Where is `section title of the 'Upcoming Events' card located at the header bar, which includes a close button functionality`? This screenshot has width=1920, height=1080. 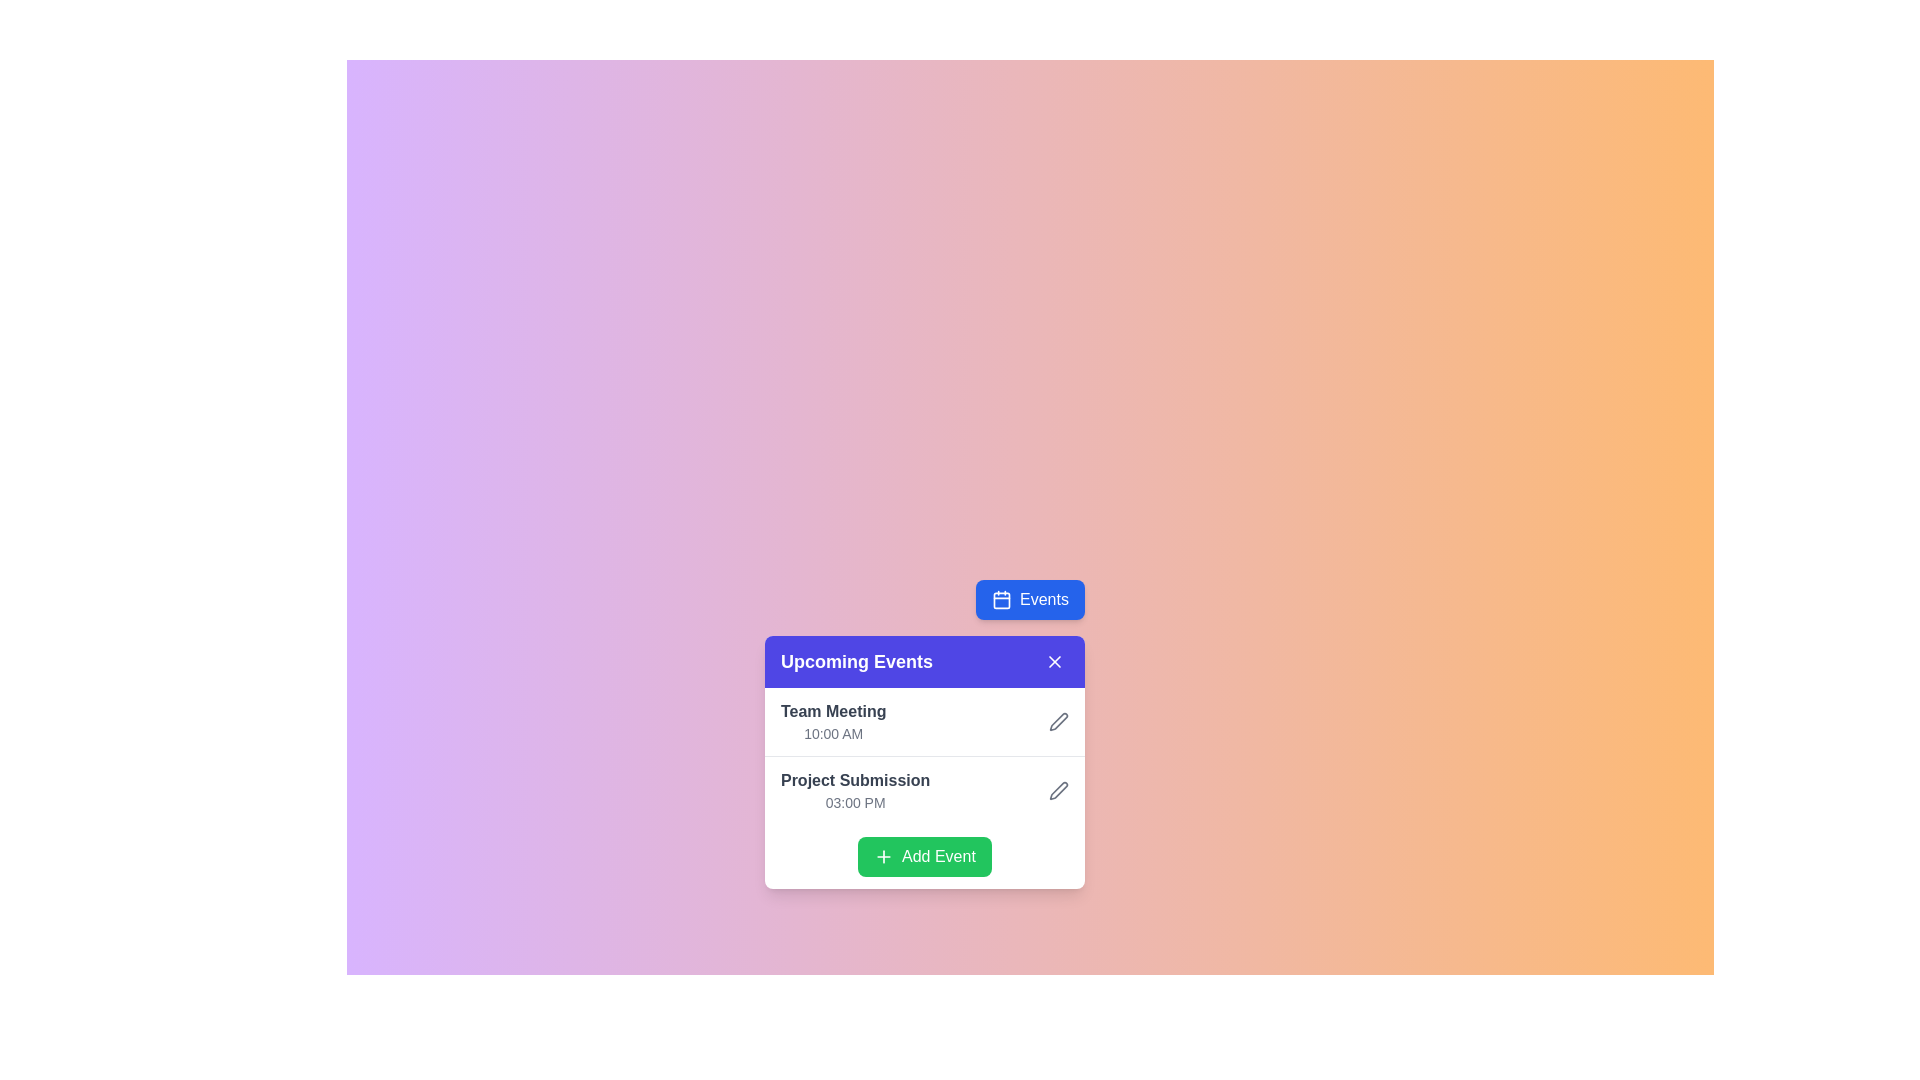
section title of the 'Upcoming Events' card located at the header bar, which includes a close button functionality is located at coordinates (923, 662).